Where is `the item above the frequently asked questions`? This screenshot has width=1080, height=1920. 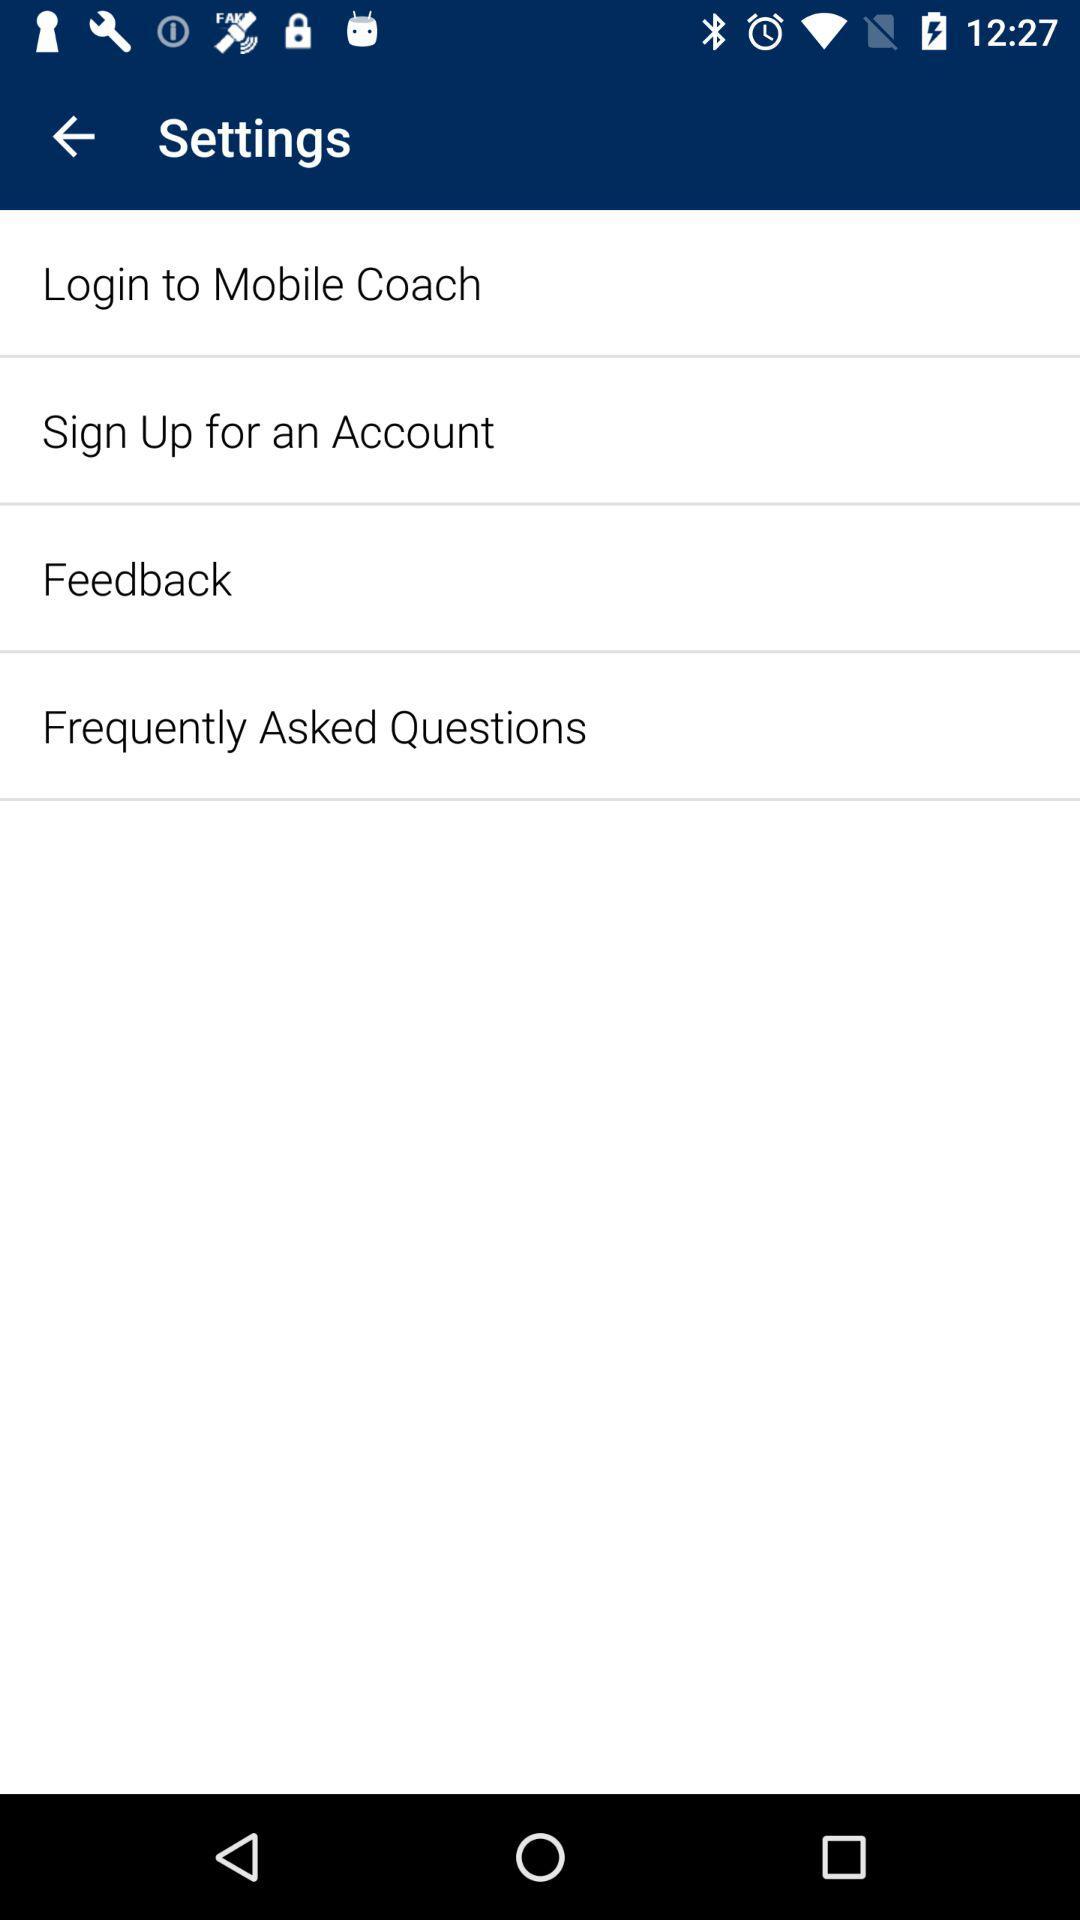 the item above the frequently asked questions is located at coordinates (135, 576).